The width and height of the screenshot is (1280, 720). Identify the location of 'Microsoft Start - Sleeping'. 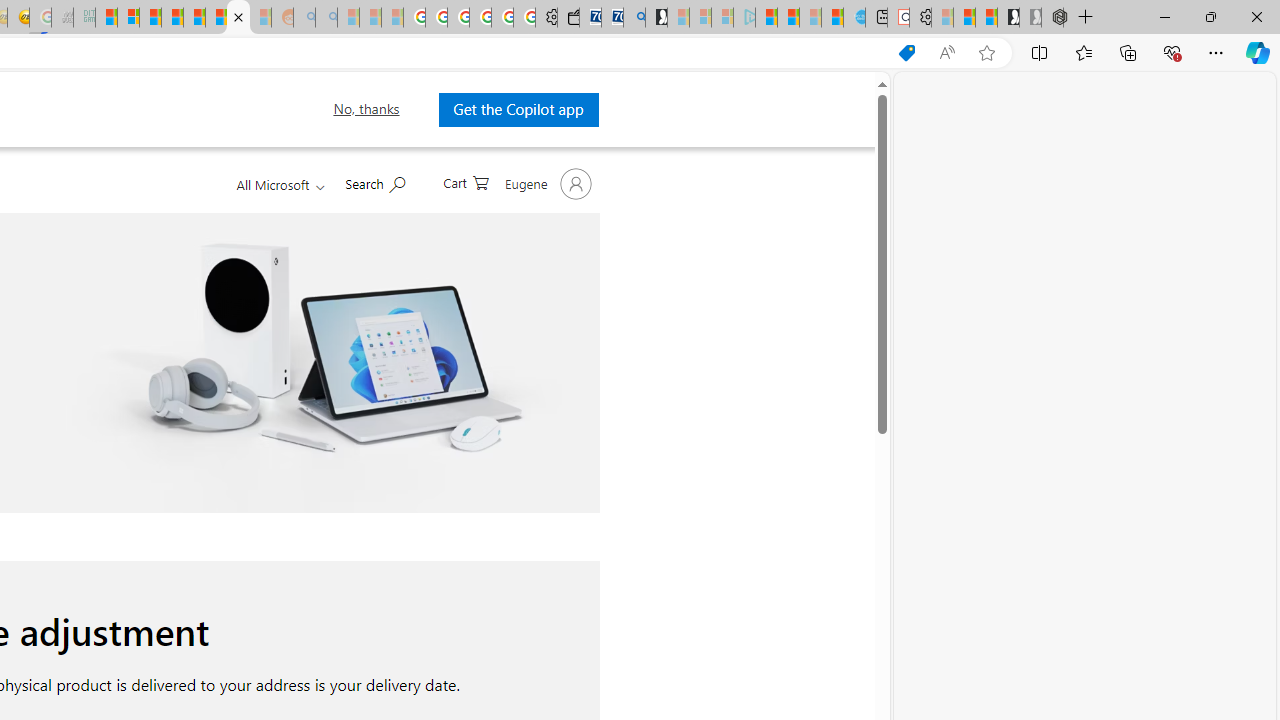
(810, 17).